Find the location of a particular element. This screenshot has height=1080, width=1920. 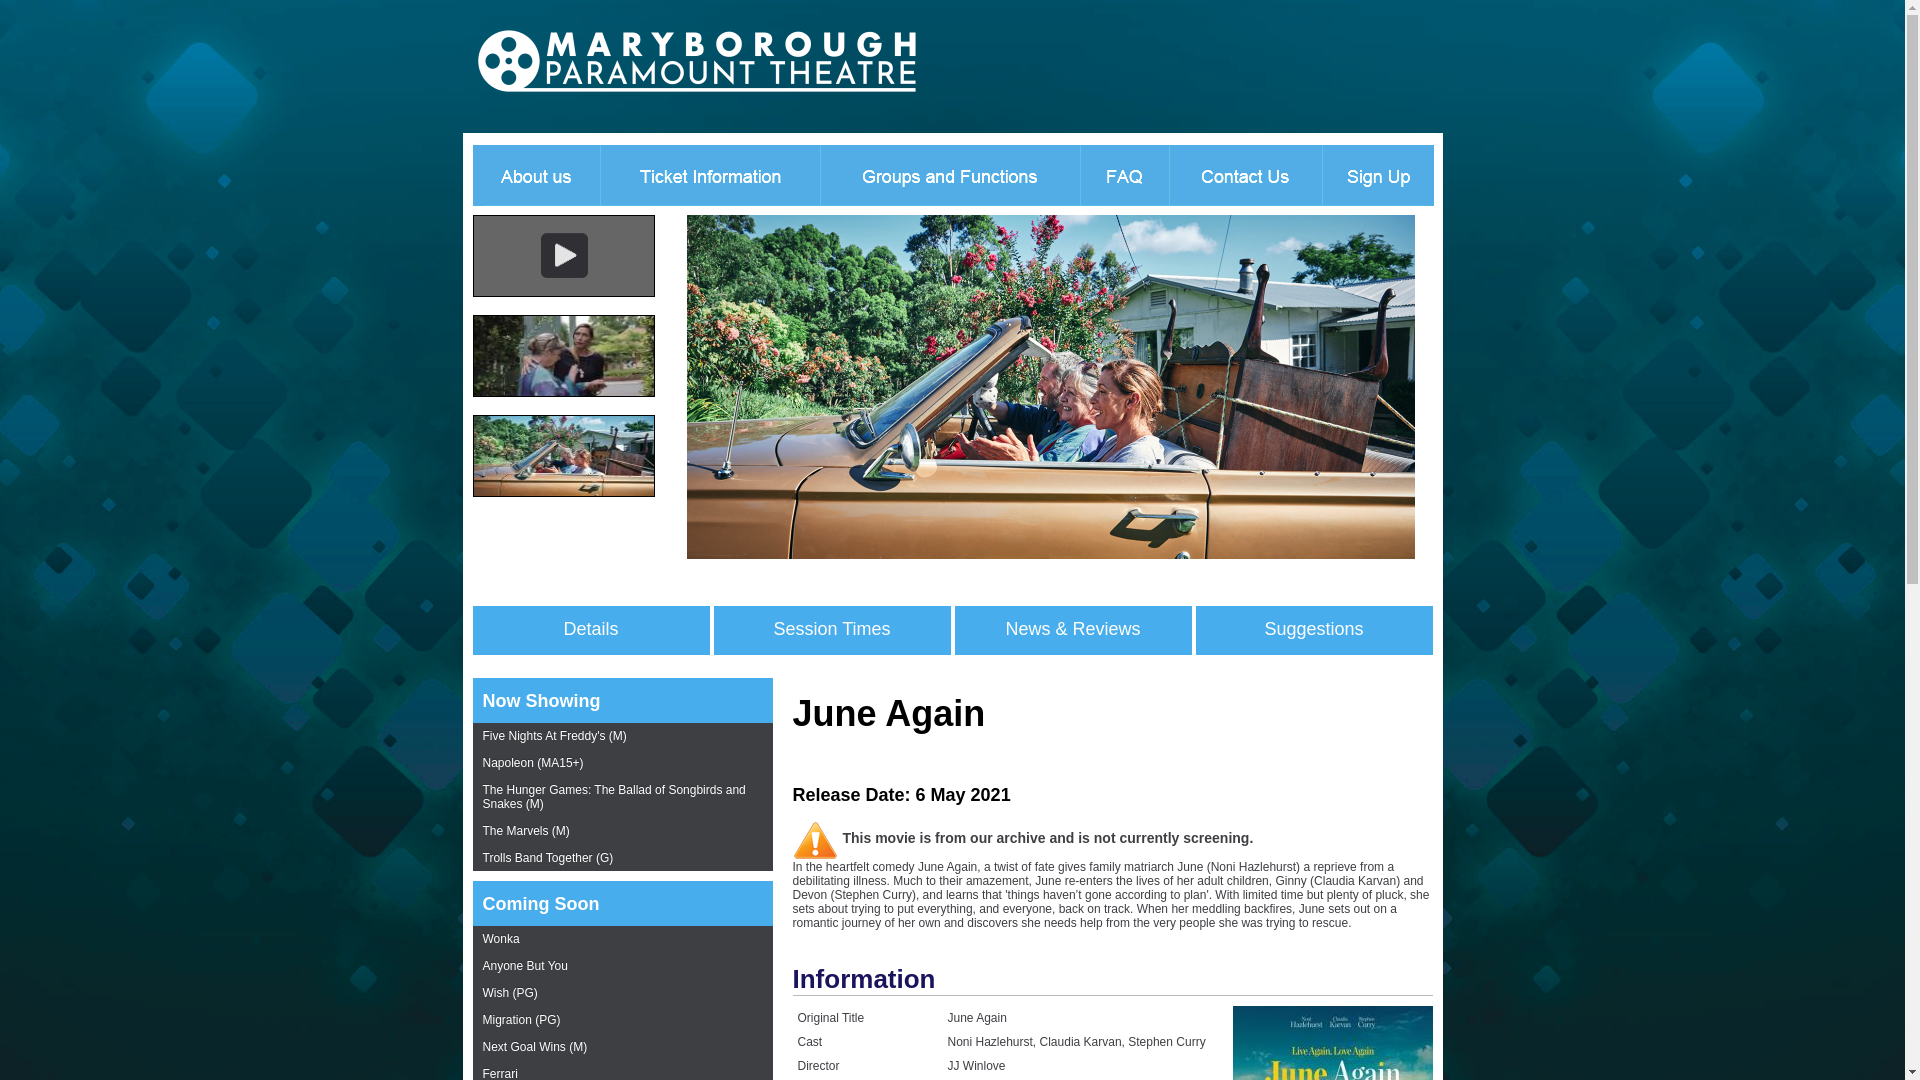

'Trolls Band Together (G)' is located at coordinates (470, 856).